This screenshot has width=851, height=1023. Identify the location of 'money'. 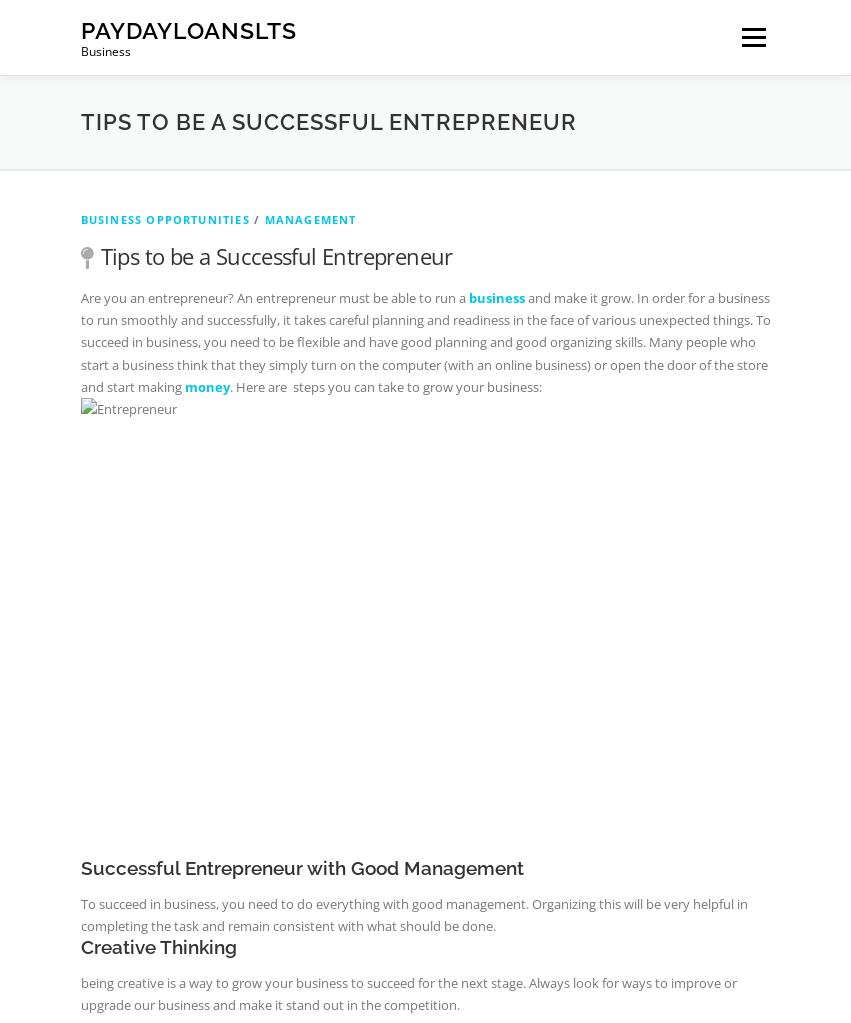
(206, 386).